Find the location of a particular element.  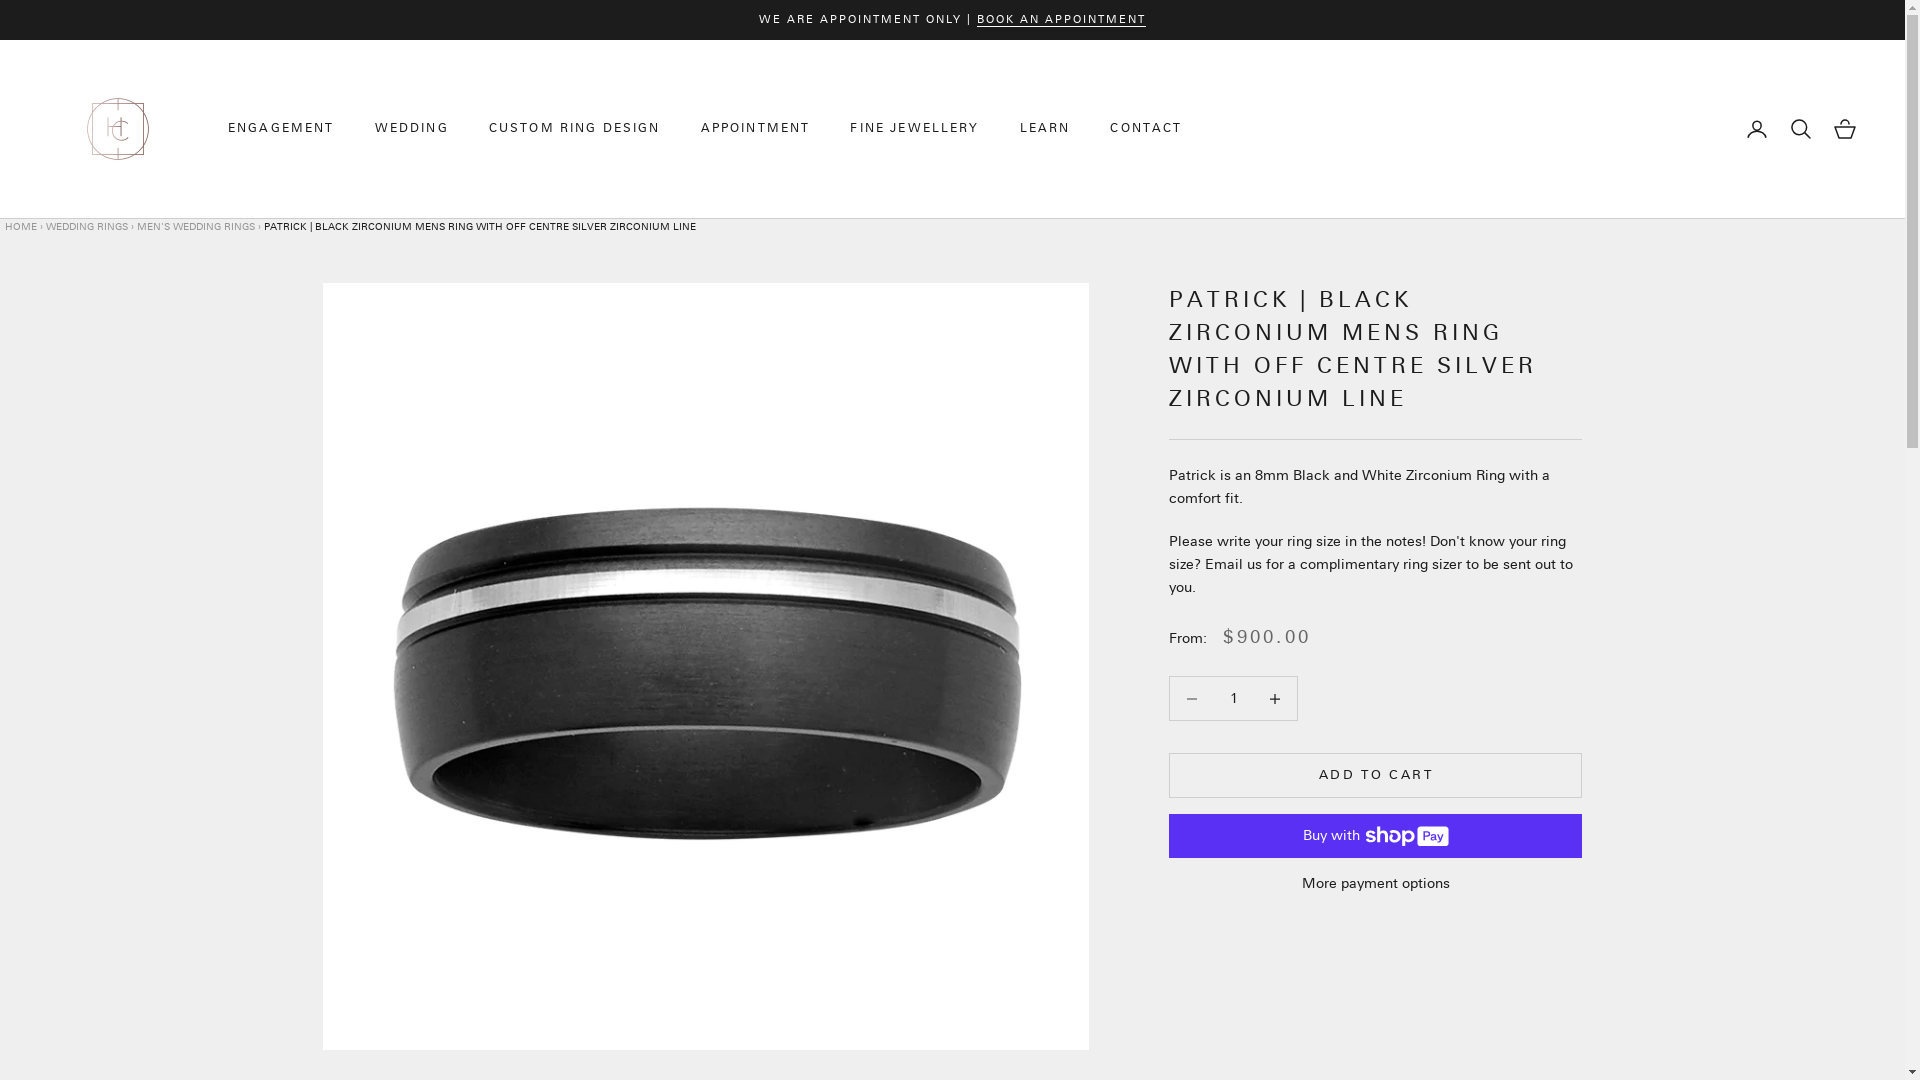

'MEN'S WEDDING RINGS' is located at coordinates (196, 226).